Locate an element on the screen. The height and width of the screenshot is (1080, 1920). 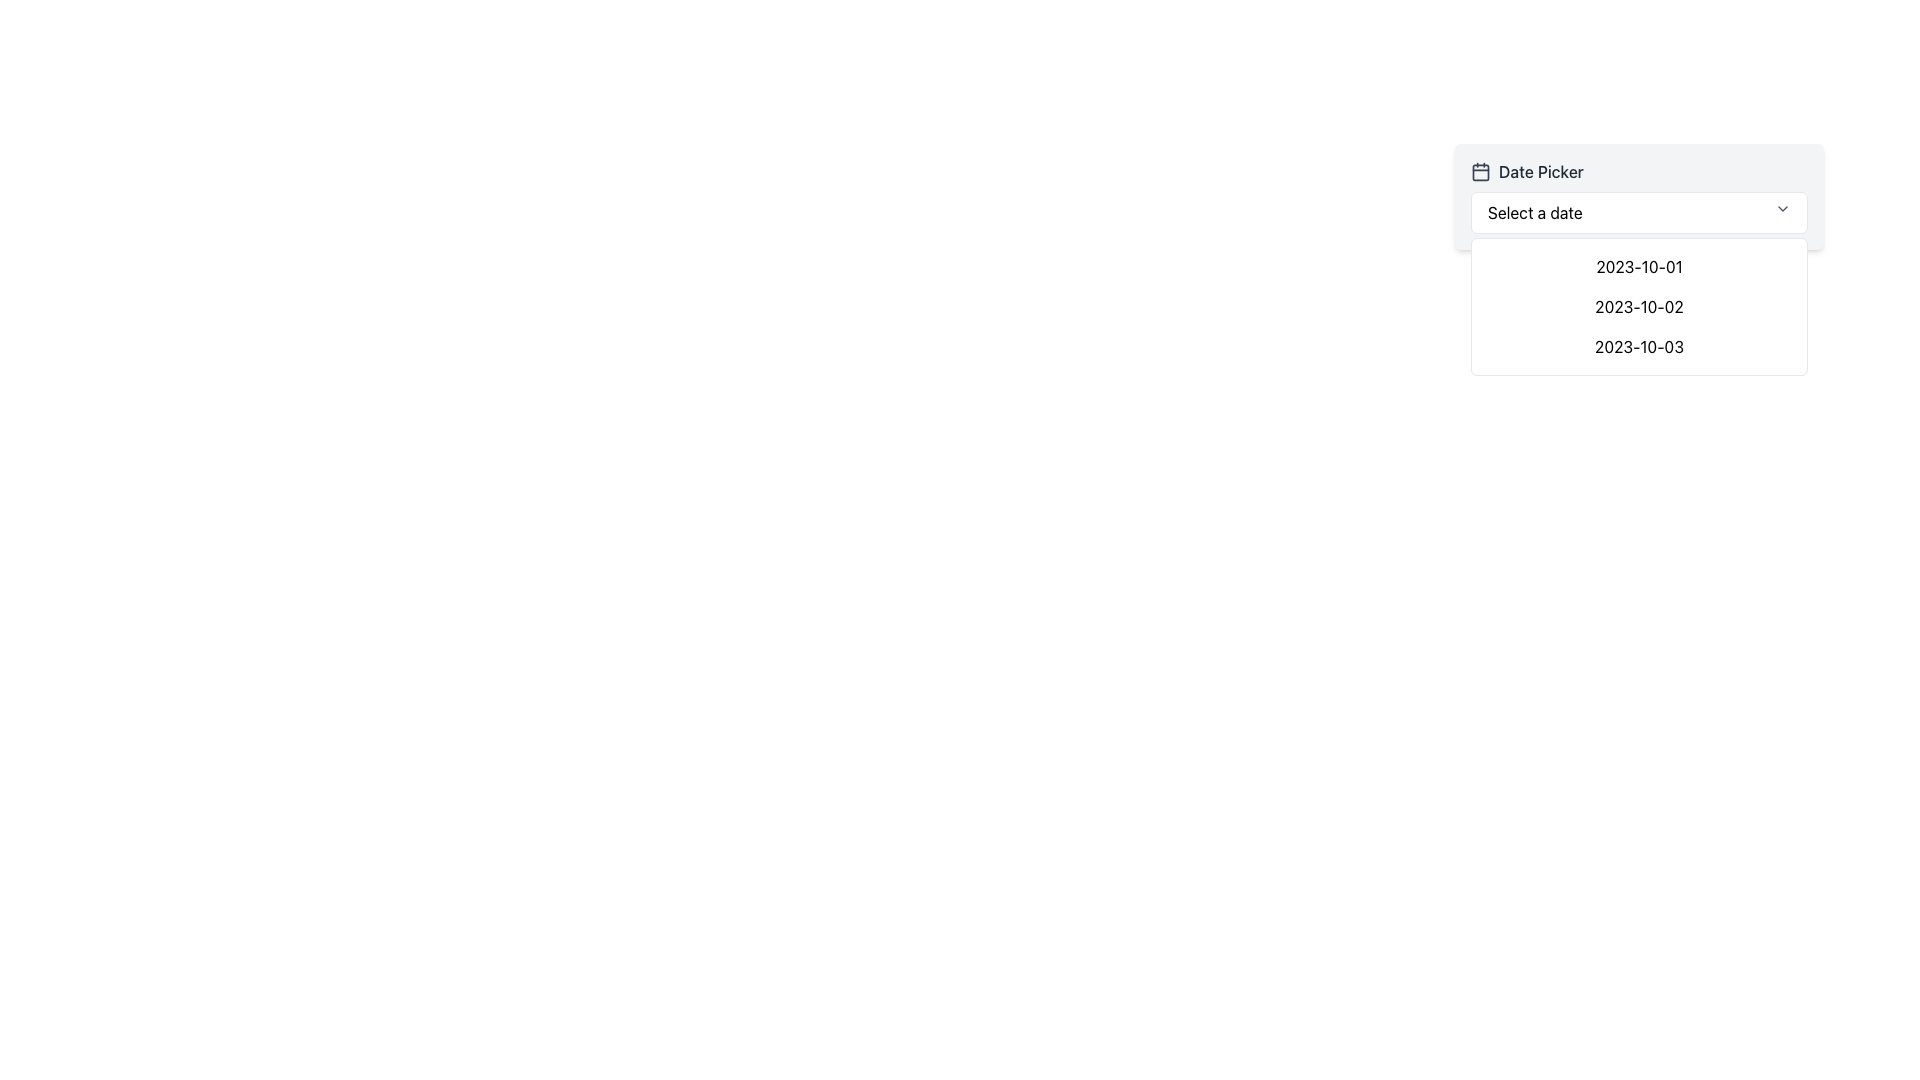
the dropdown toggle icon located at the far-right side of the 'Select a date' dropdown within the 'Date Picker' component is located at coordinates (1782, 208).